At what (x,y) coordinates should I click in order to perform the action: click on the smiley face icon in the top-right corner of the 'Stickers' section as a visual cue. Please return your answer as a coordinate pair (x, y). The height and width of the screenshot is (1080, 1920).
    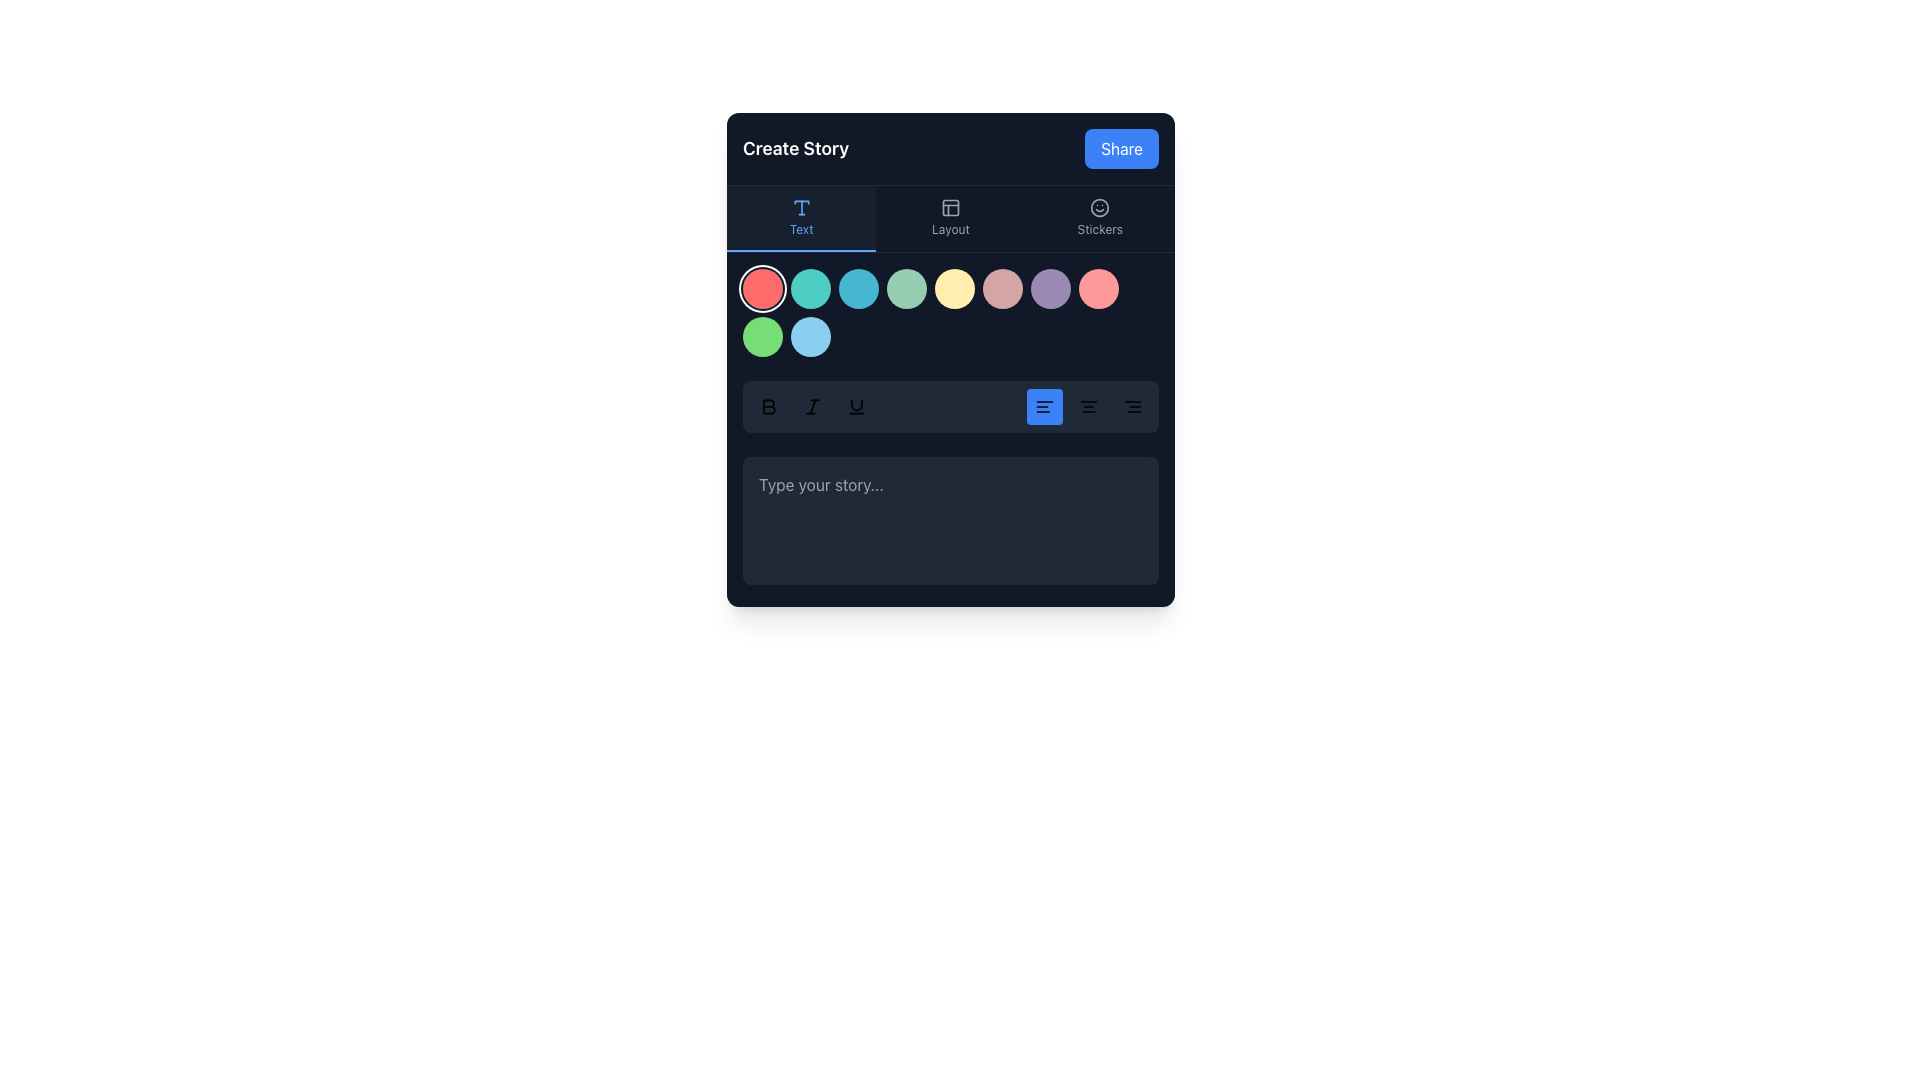
    Looking at the image, I should click on (1099, 208).